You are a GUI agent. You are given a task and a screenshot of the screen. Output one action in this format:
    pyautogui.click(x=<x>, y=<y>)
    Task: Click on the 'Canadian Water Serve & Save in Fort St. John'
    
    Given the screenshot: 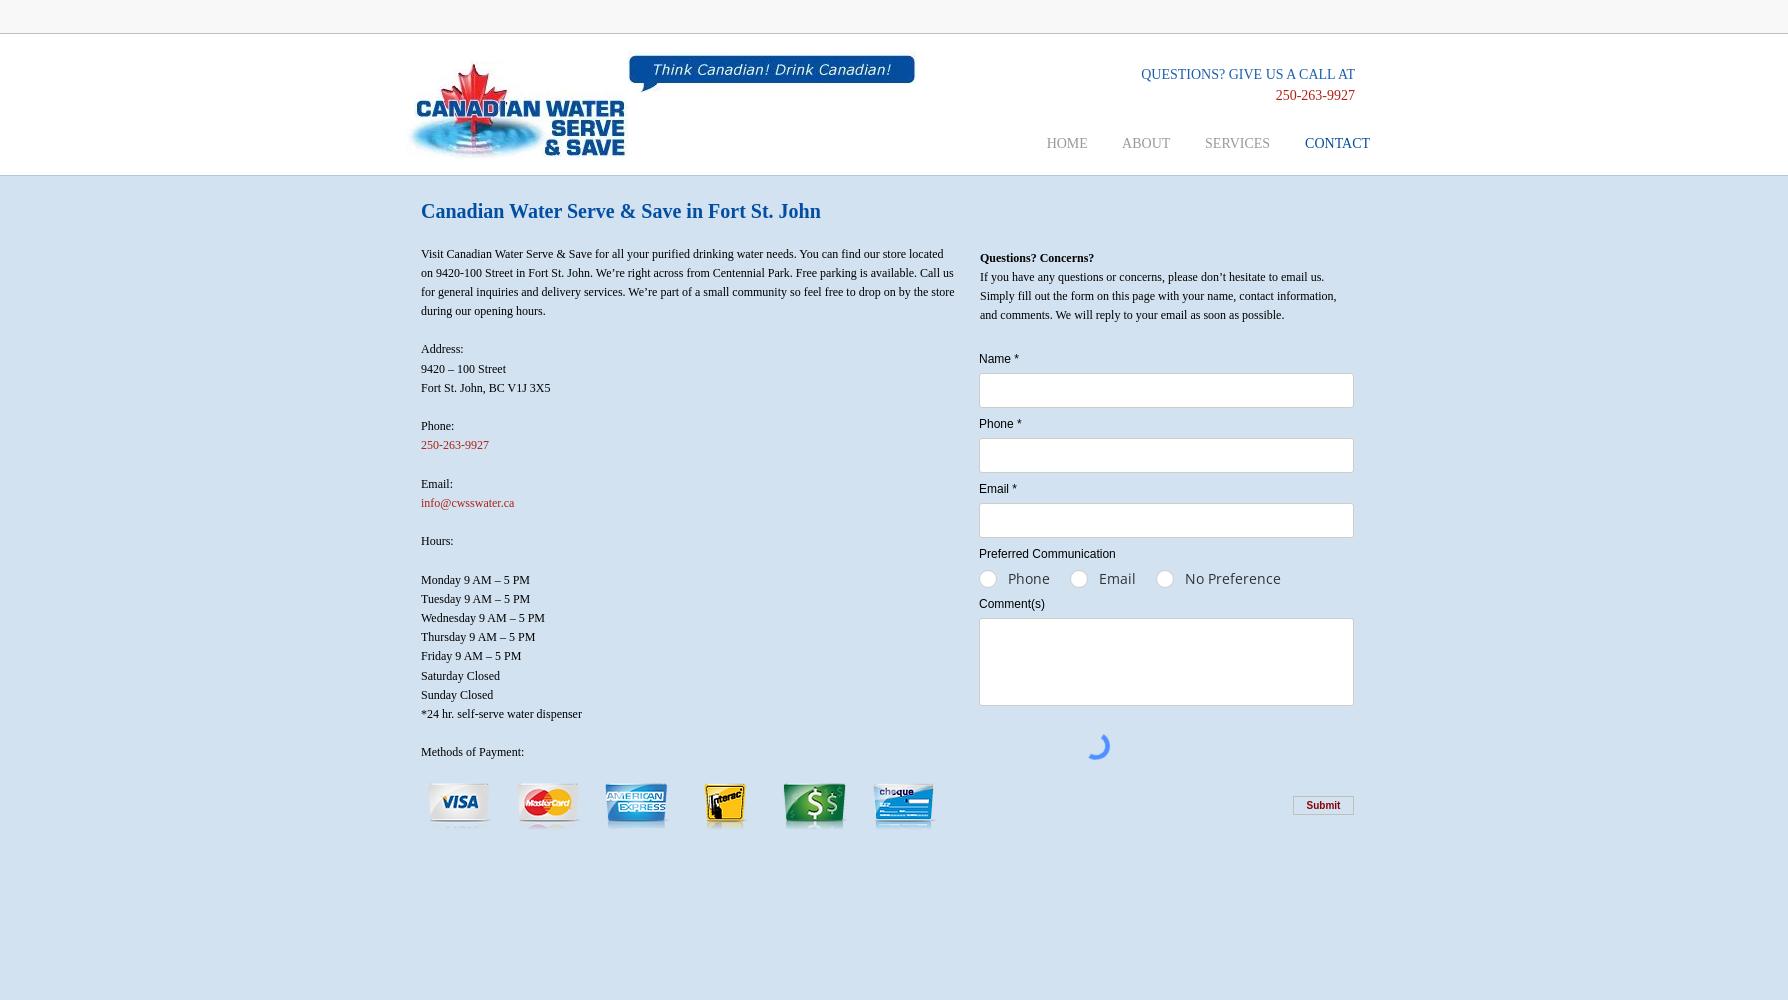 What is the action you would take?
    pyautogui.click(x=620, y=209)
    